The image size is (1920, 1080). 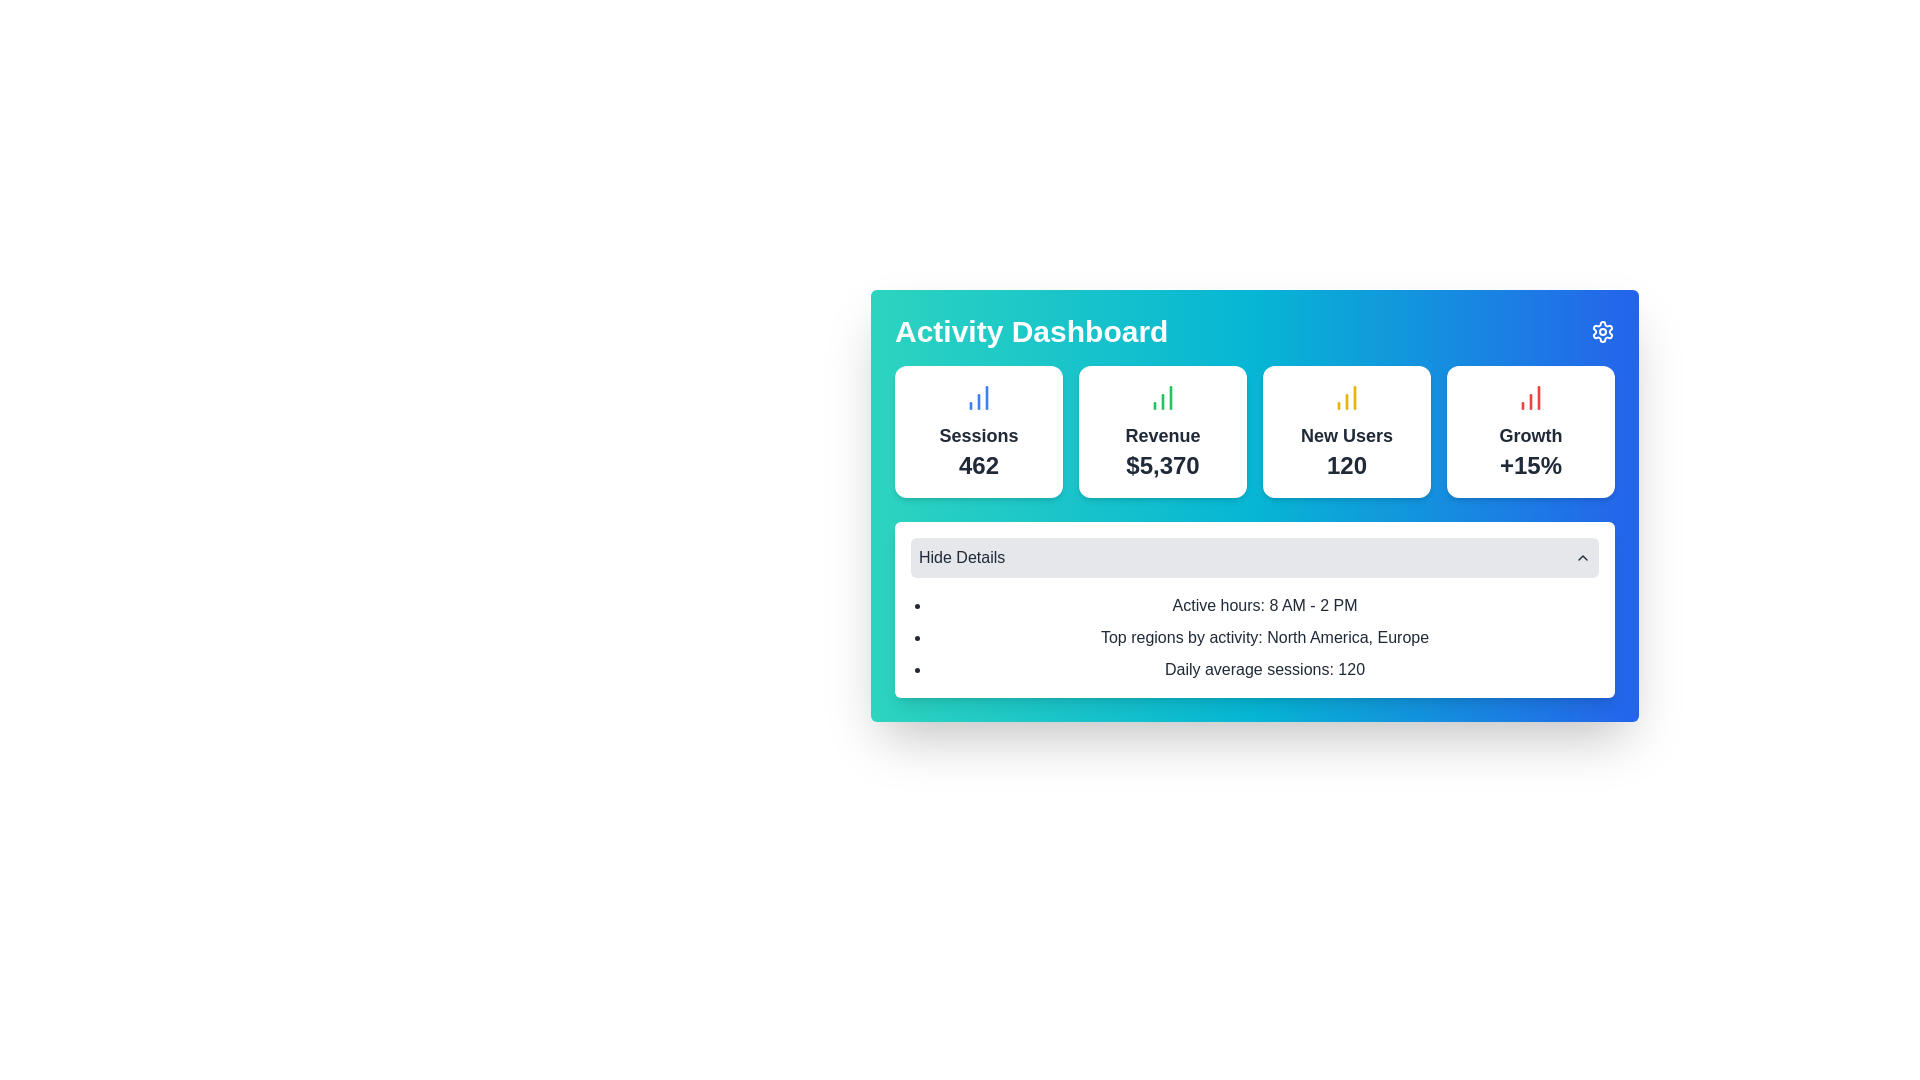 I want to click on static text label that displays 'Daily average sessions: 120', which is the third item in the bulleted list under the 'Hide Details' section, so click(x=1264, y=670).